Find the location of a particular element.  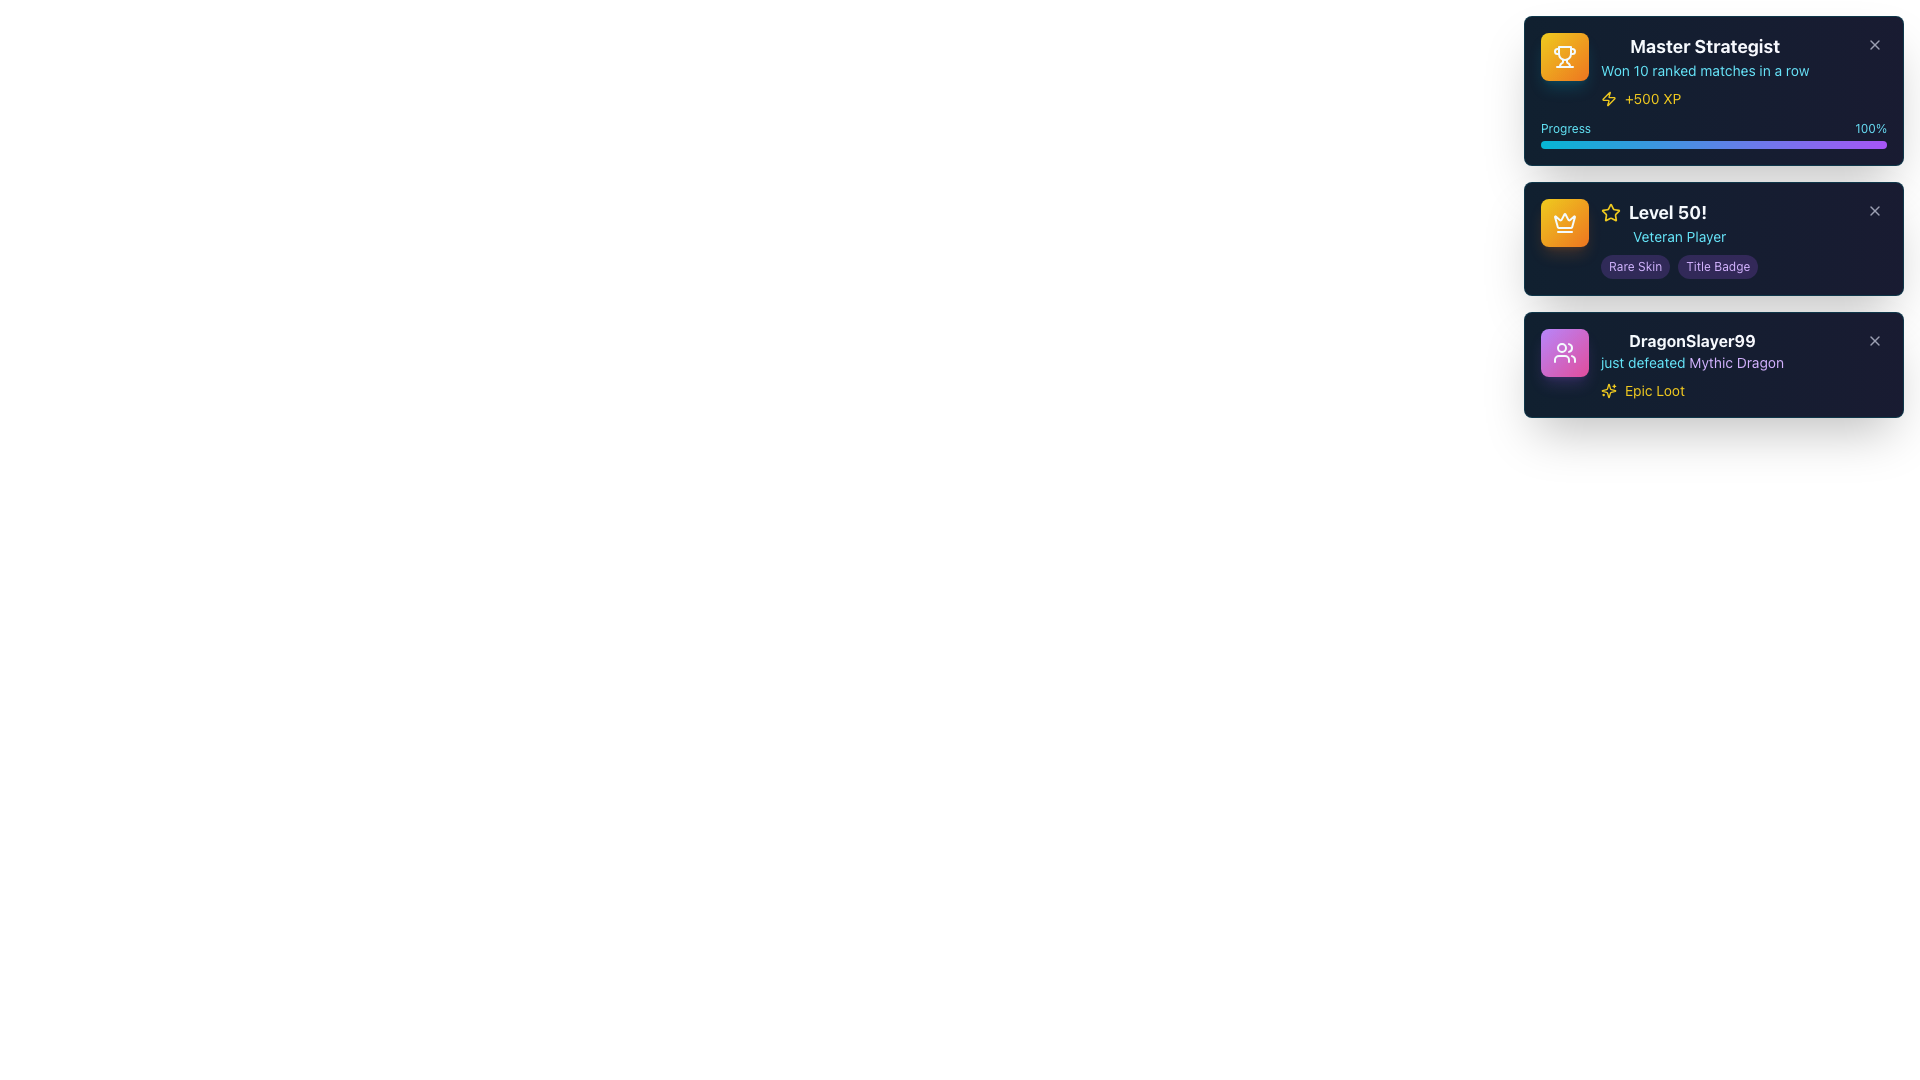

the text element displaying 'Mythic Dragon' styled in purple, located within the notification card under 'DragonSlayer99 just defeated' is located at coordinates (1735, 362).